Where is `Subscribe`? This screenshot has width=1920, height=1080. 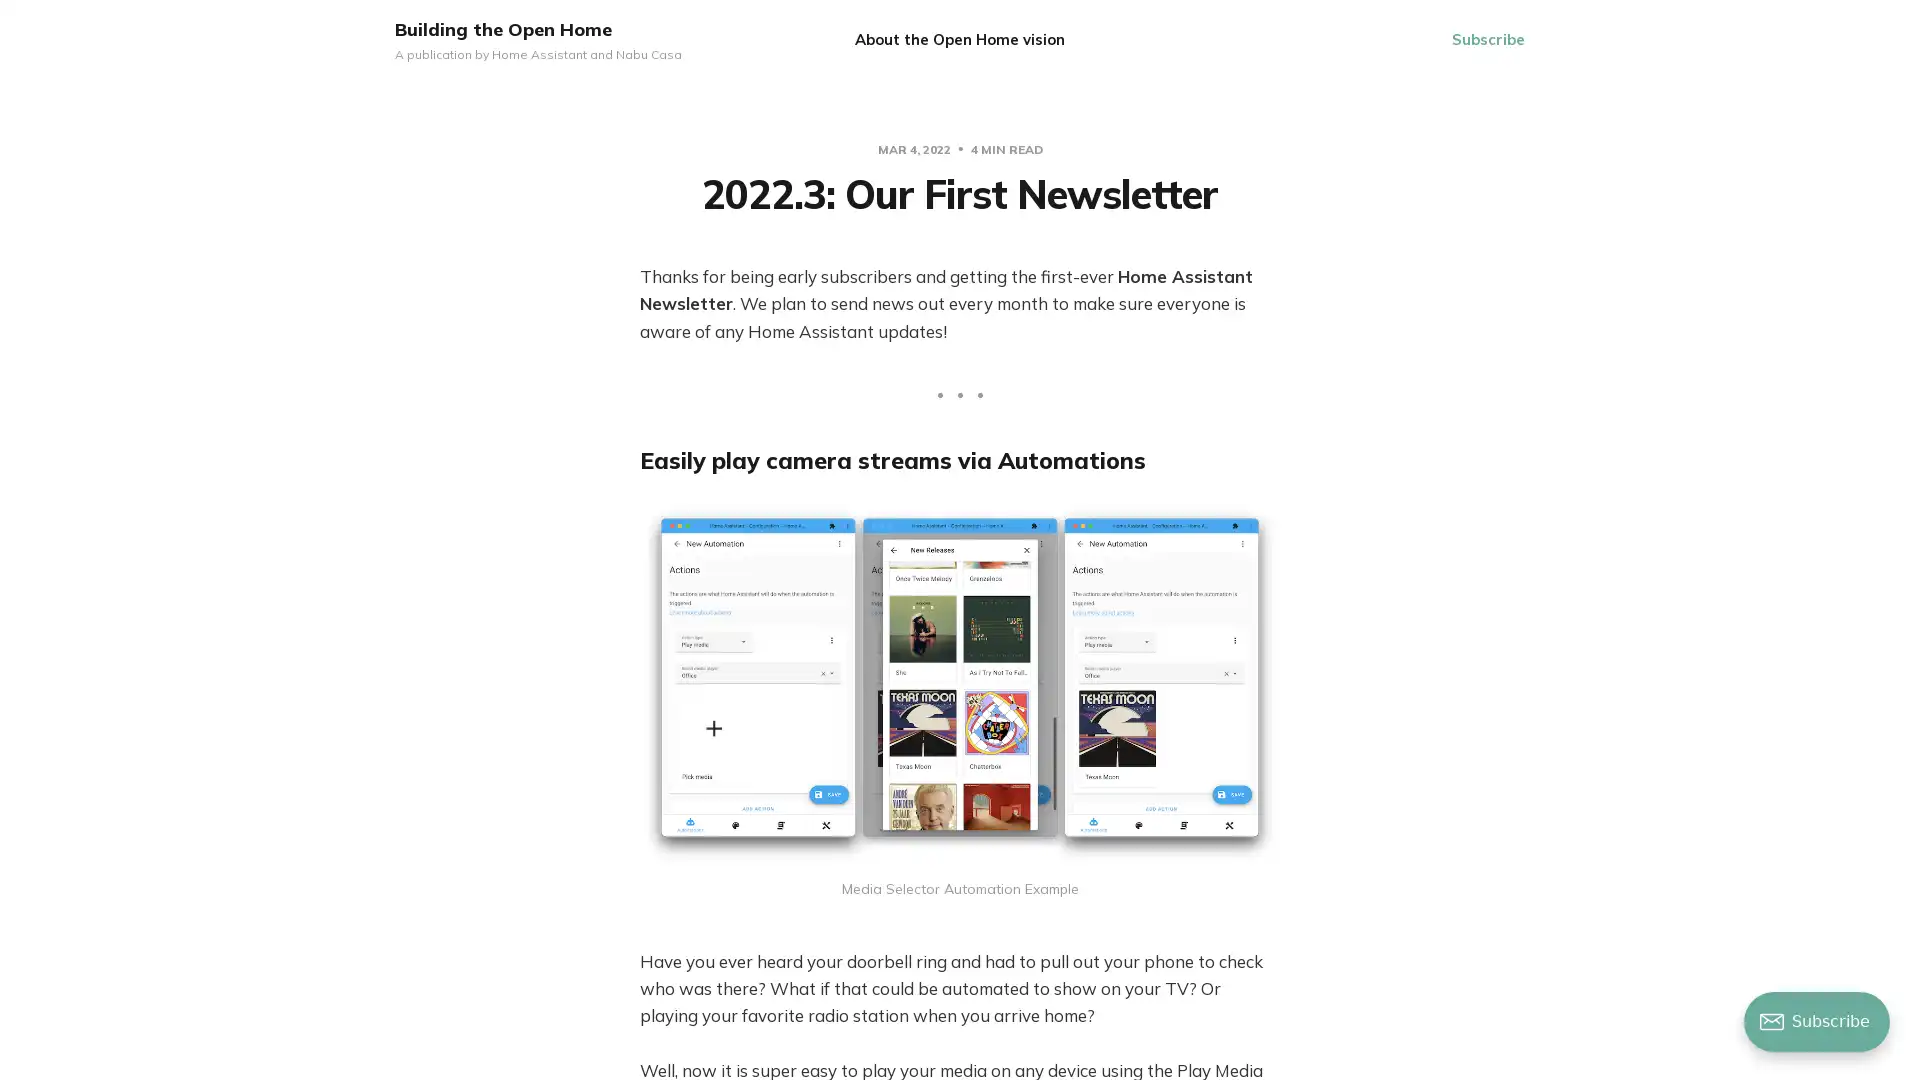 Subscribe is located at coordinates (1488, 39).